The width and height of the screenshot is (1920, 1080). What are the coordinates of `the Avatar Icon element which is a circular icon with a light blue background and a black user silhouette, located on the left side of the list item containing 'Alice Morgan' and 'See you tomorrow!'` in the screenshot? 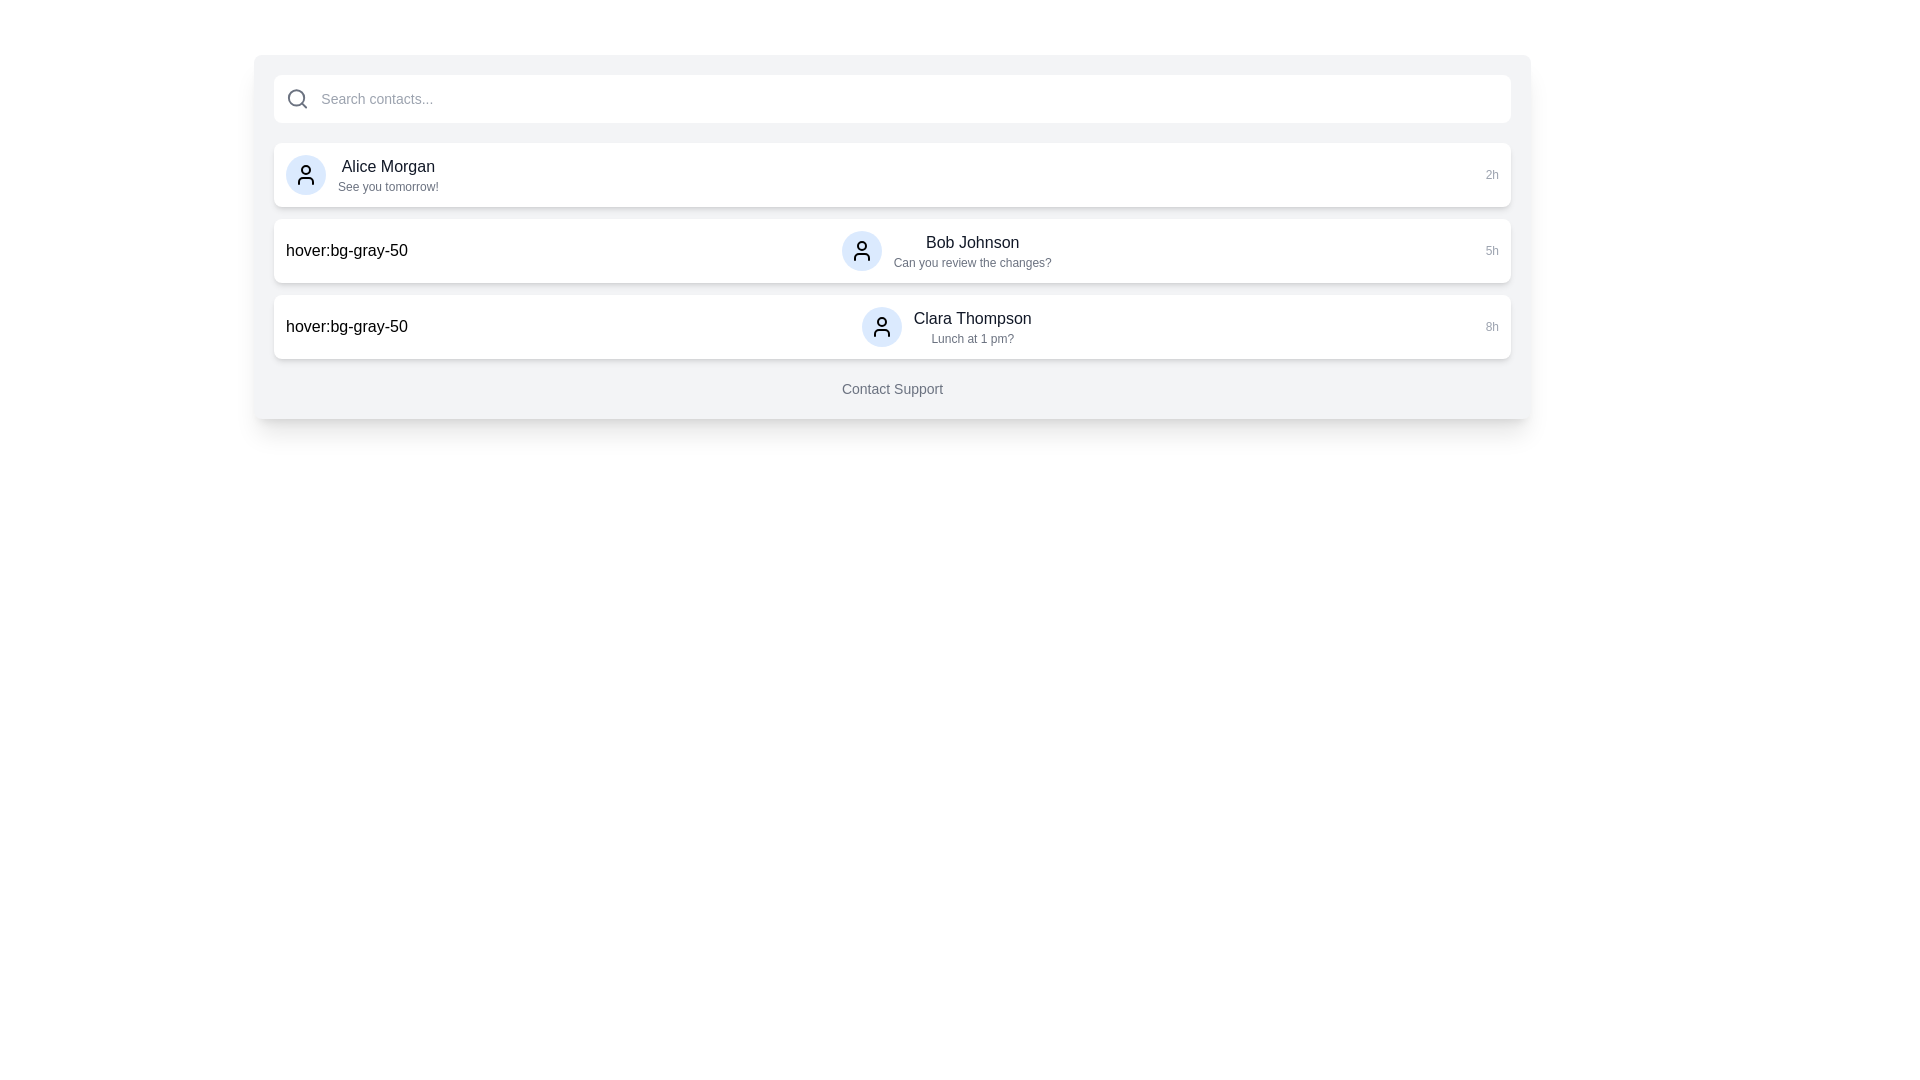 It's located at (305, 173).